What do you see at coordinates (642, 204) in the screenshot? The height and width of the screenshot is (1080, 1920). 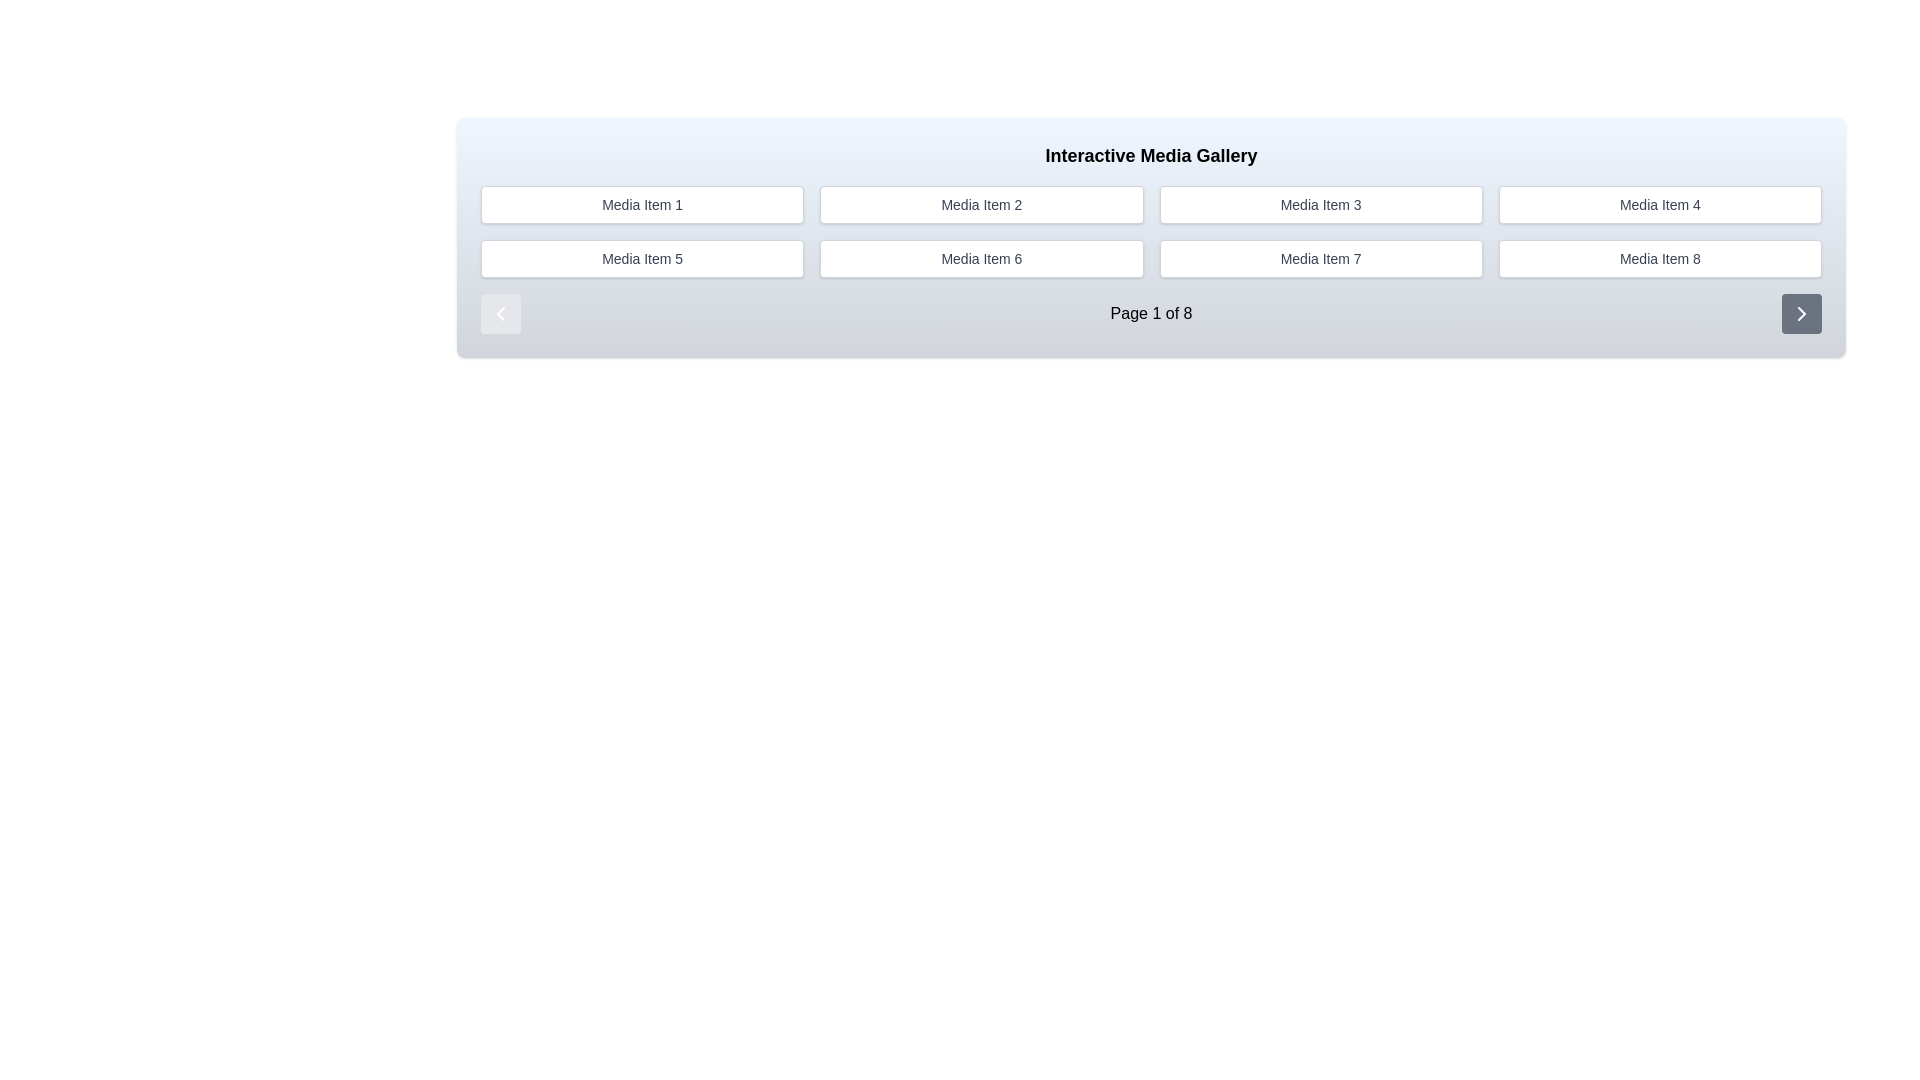 I see `the first button in the media gallery` at bounding box center [642, 204].